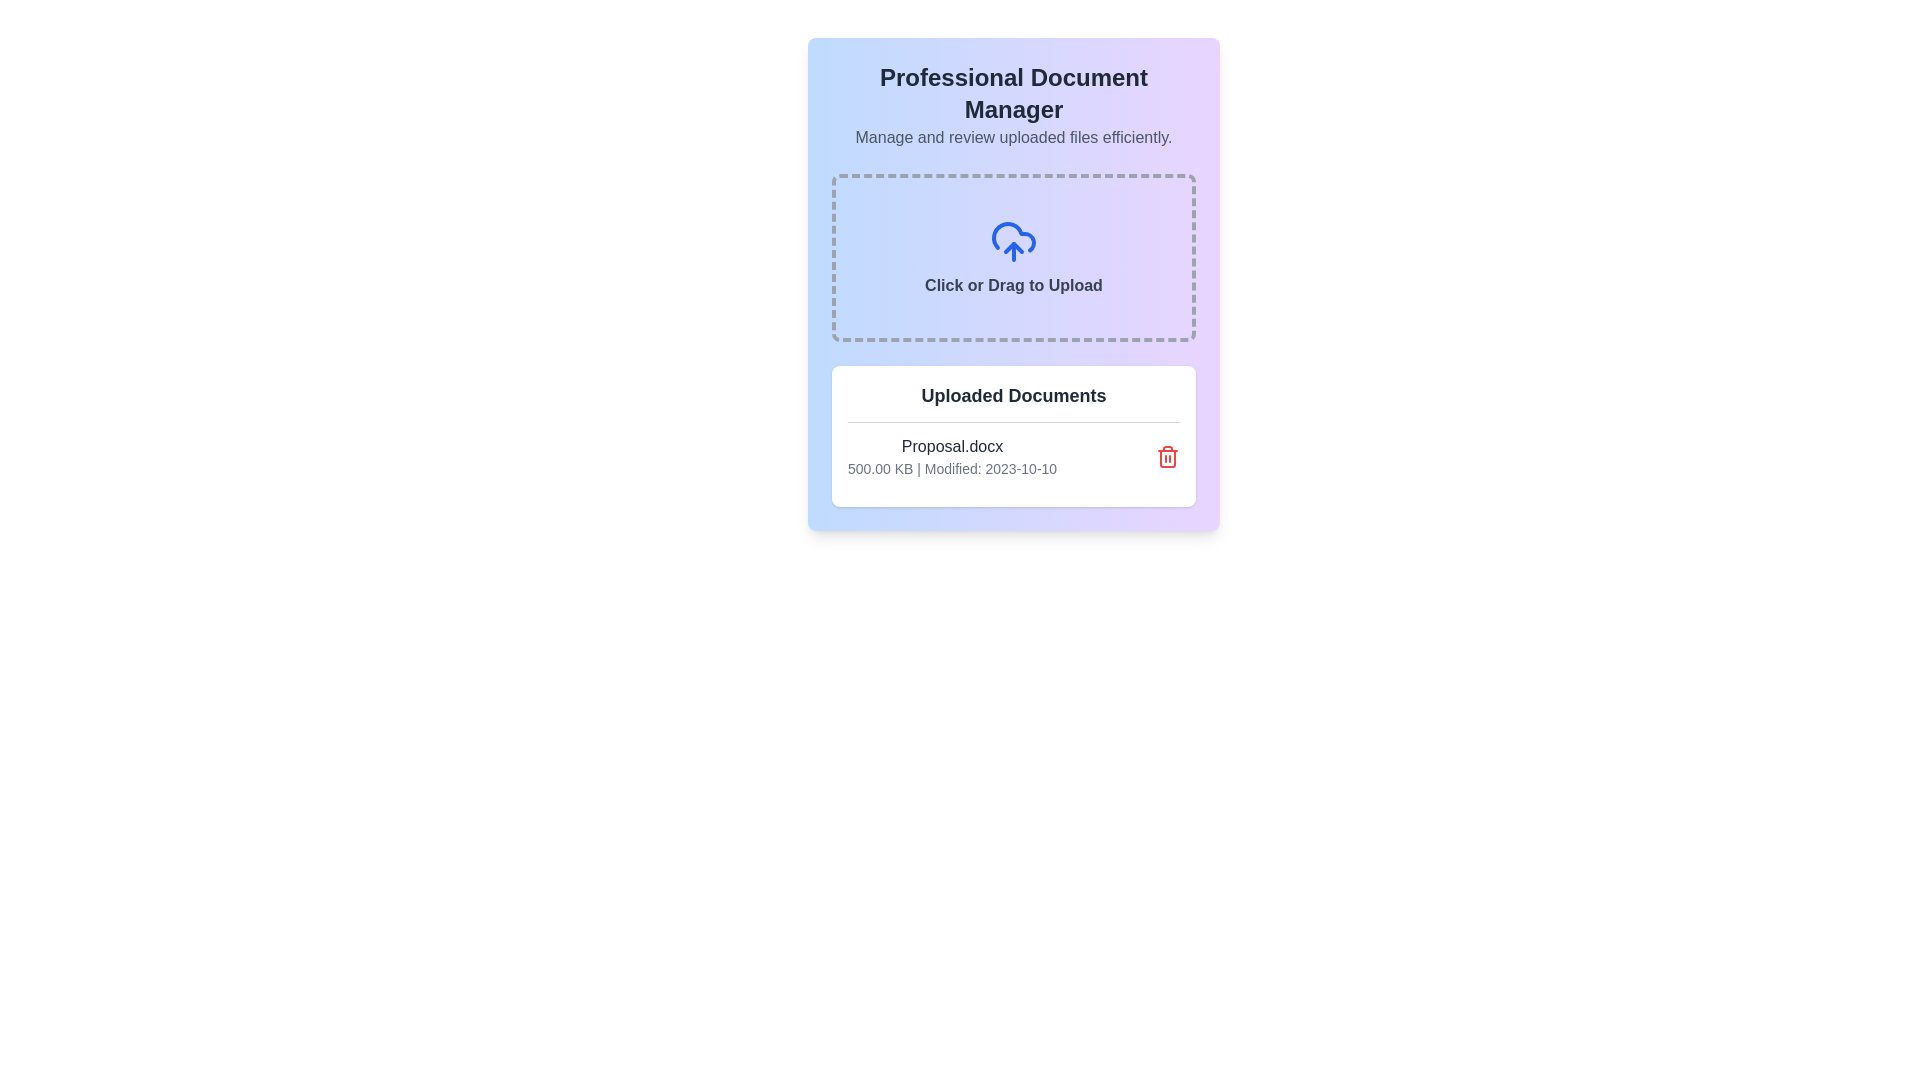 This screenshot has width=1920, height=1080. What do you see at coordinates (1013, 257) in the screenshot?
I see `the interactive text with an upload icon, styled as a button` at bounding box center [1013, 257].